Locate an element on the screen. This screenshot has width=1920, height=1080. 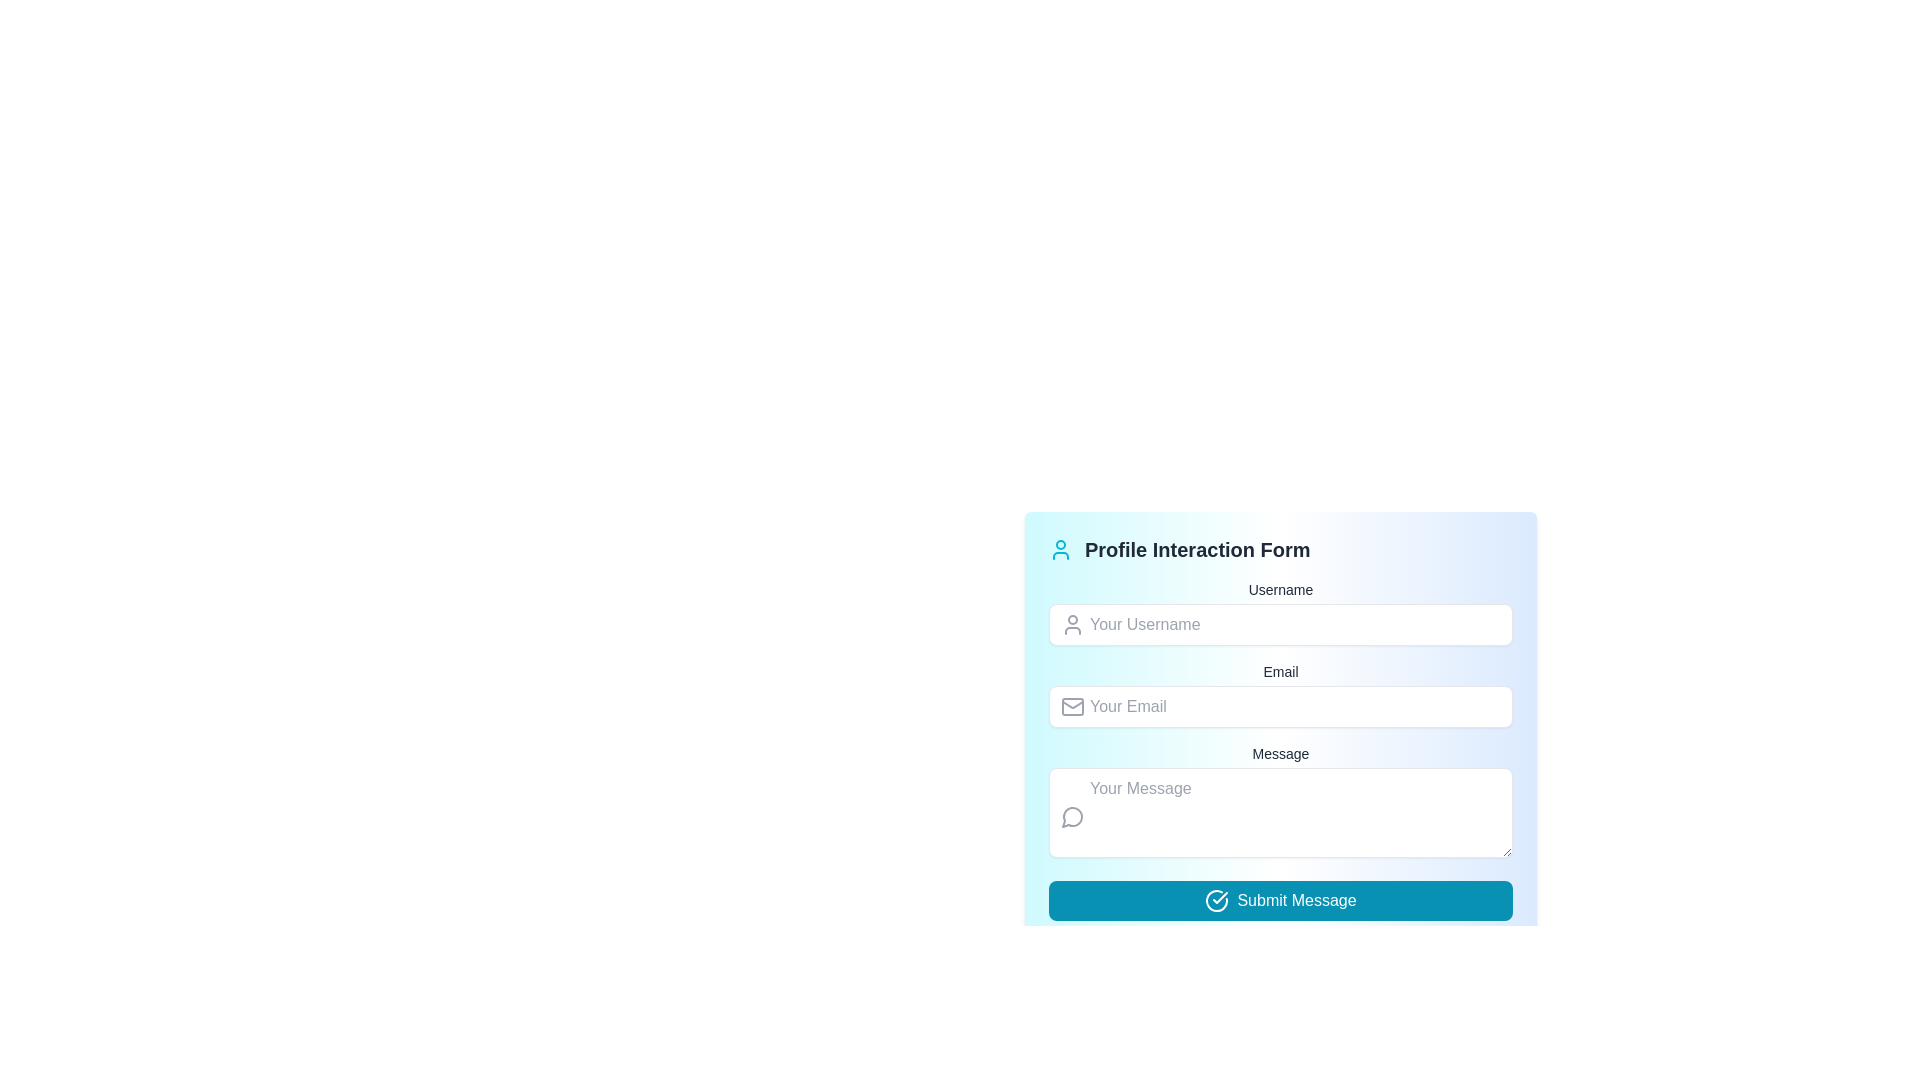
the vector graphical element that represents the flap of the envelope icon associated with the 'Email' input field is located at coordinates (1072, 703).